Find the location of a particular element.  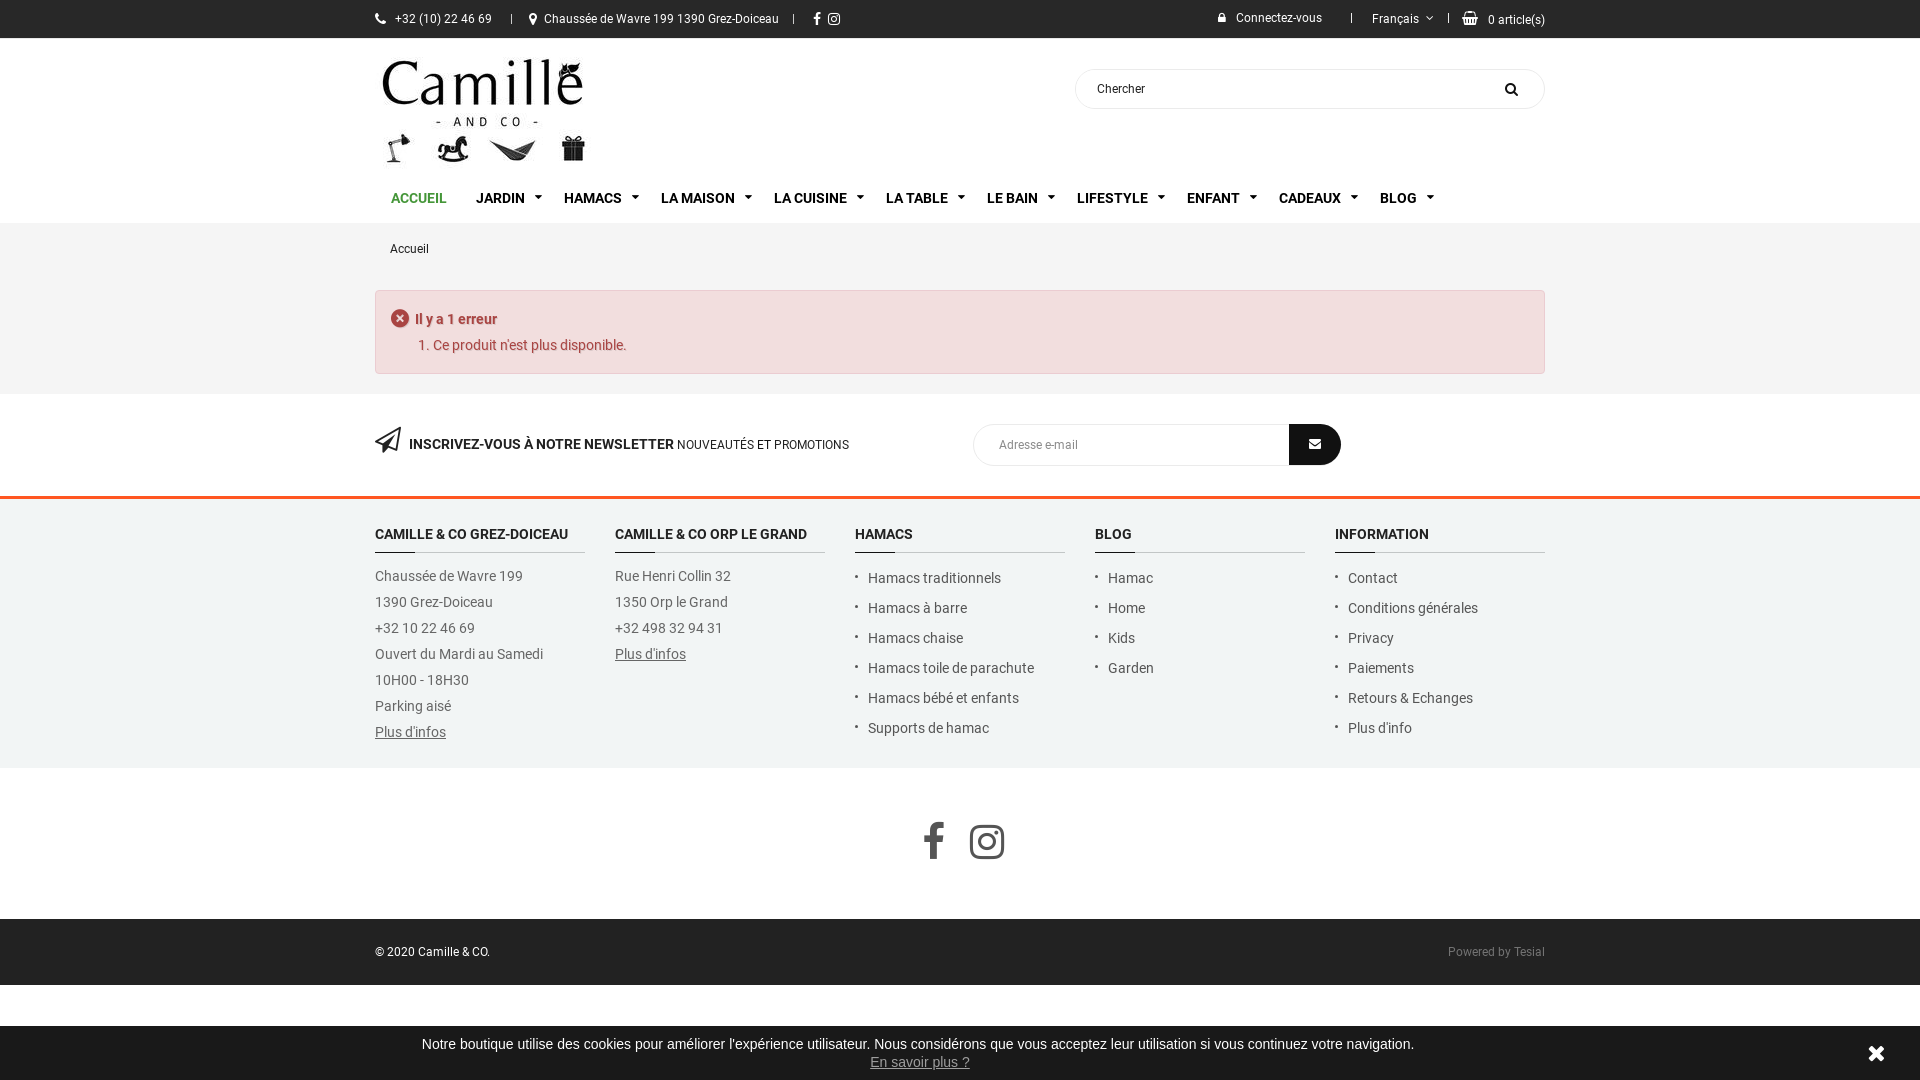

'Plus d'infos' is located at coordinates (409, 732).